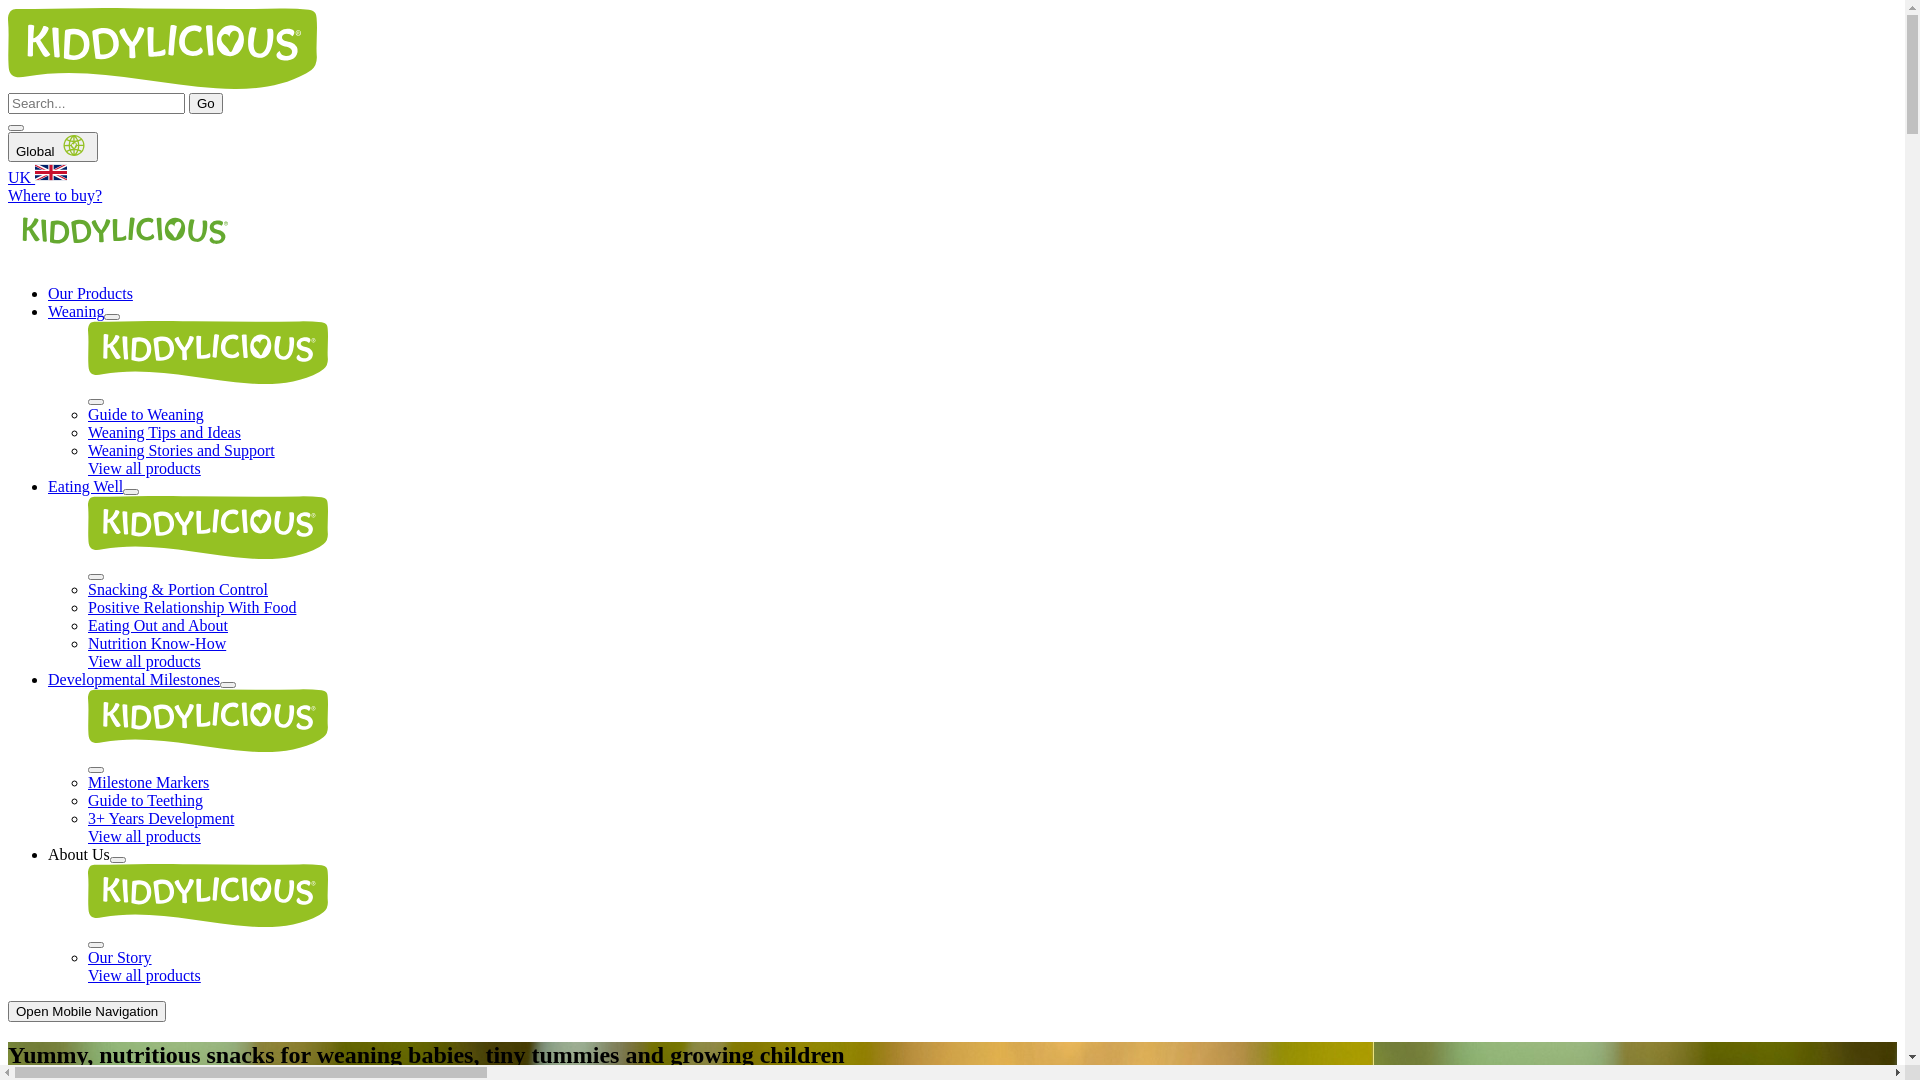 This screenshot has height=1080, width=1920. I want to click on 'View all products', so click(143, 661).